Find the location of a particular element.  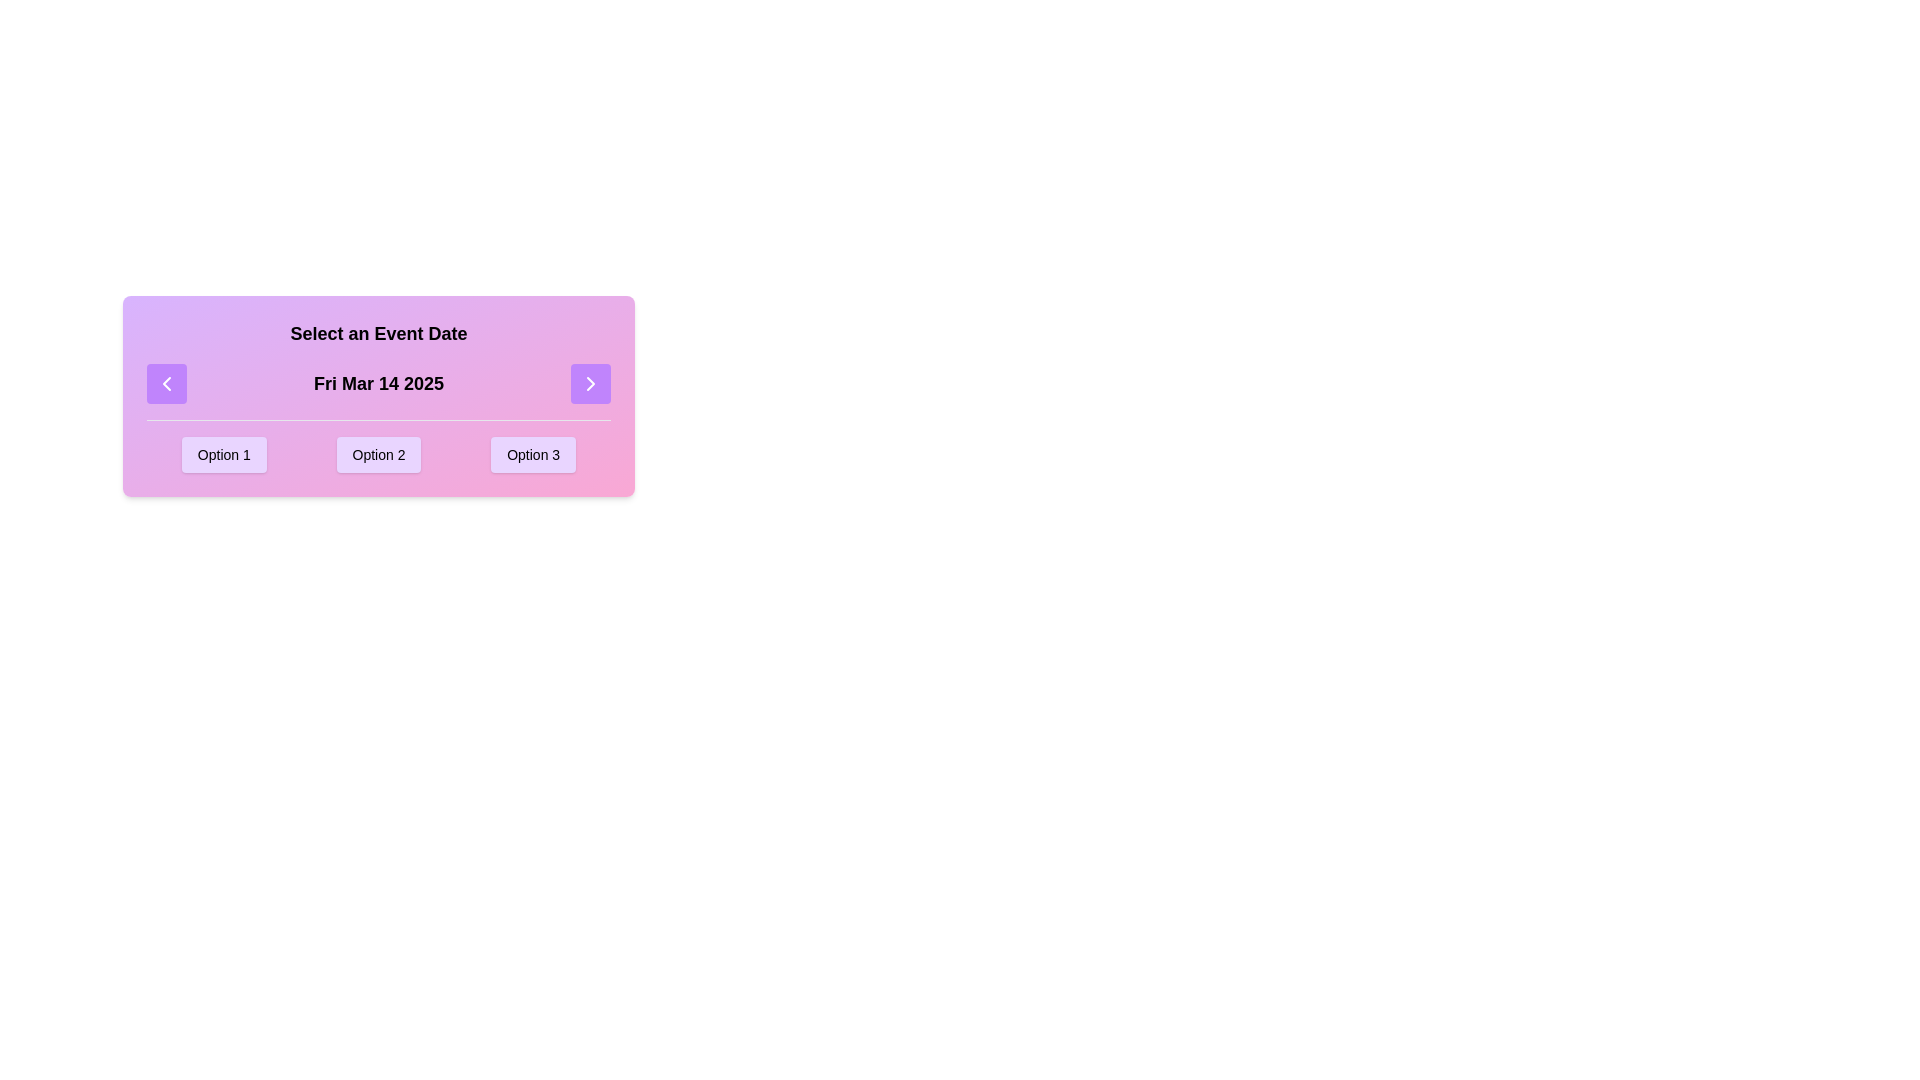

the button with a purple background and white border, featuring a right-pointing chevron icon is located at coordinates (589, 384).